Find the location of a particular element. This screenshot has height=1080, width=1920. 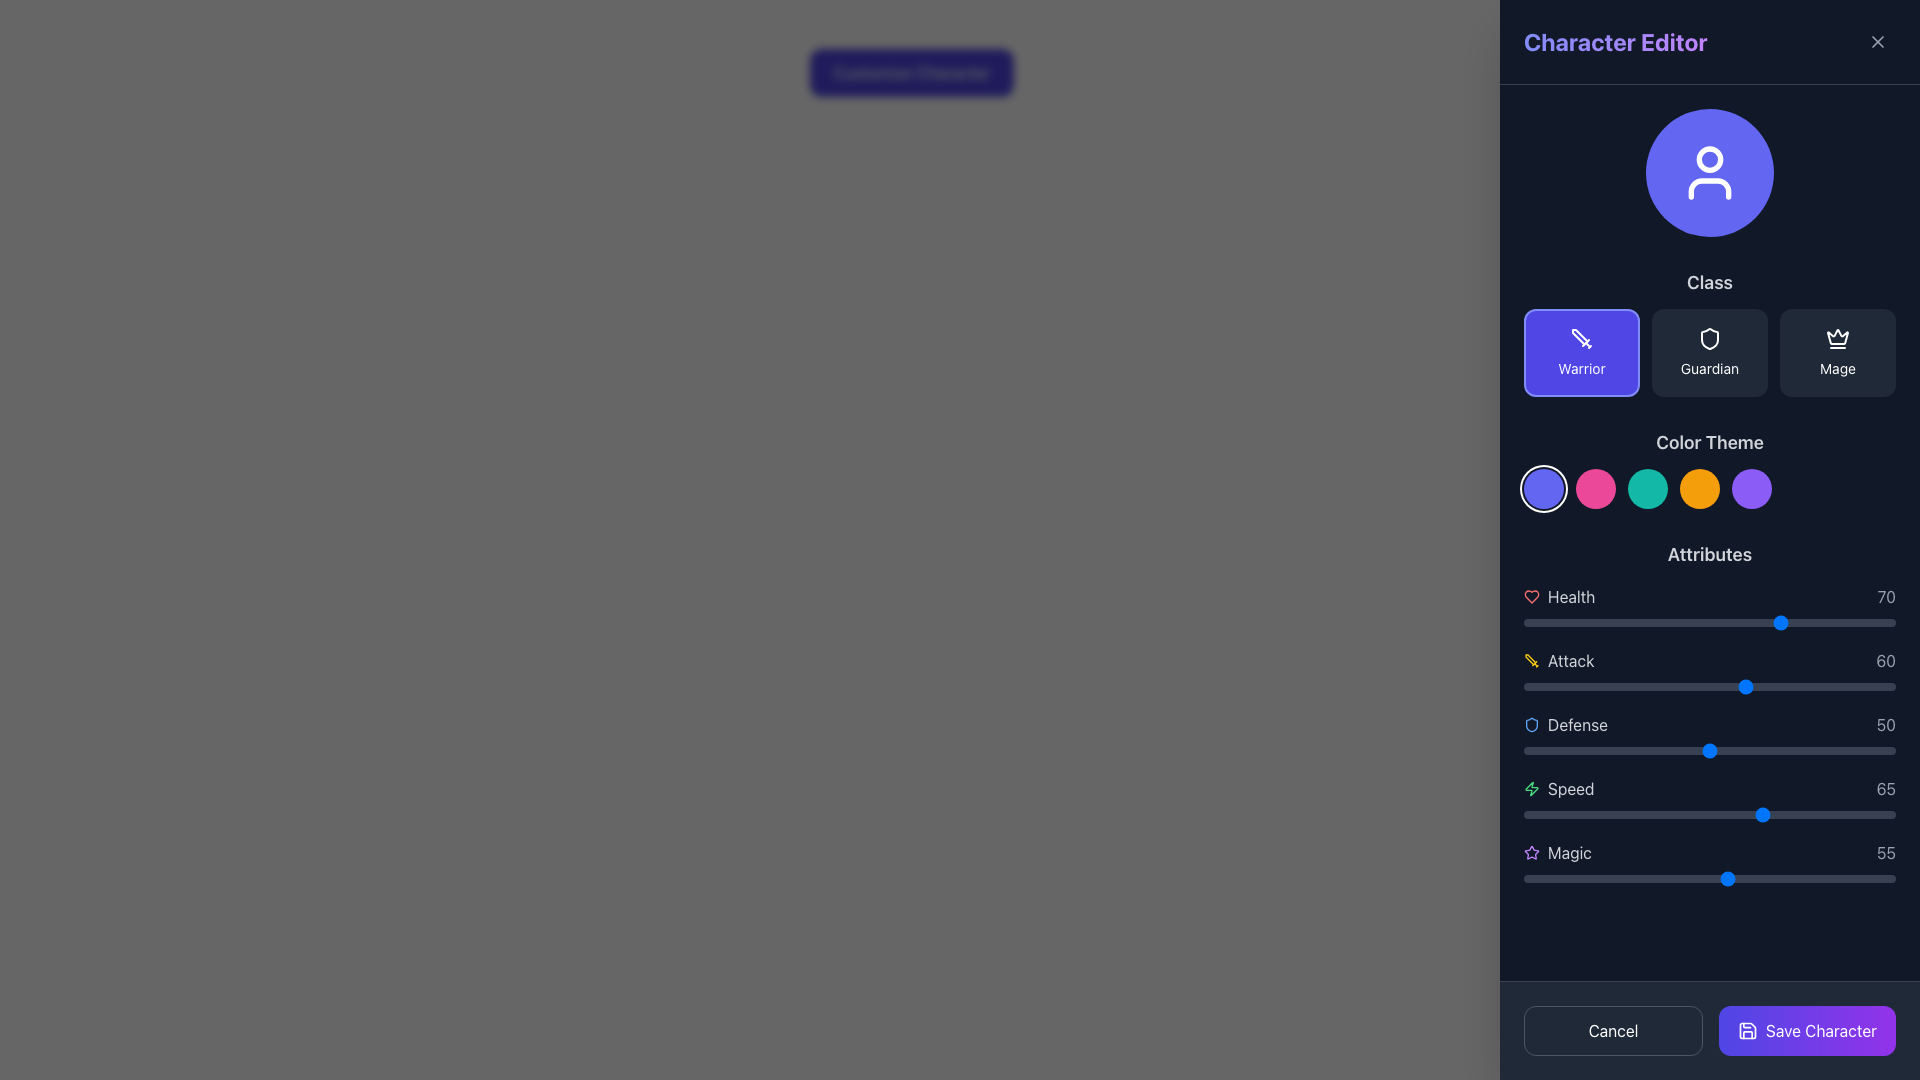

the 'Health' slider located under the 'Attributes' header, specifically positioned under the heart icon and the text '70', as it is the first slider in the right-hand sidebar is located at coordinates (1708, 622).